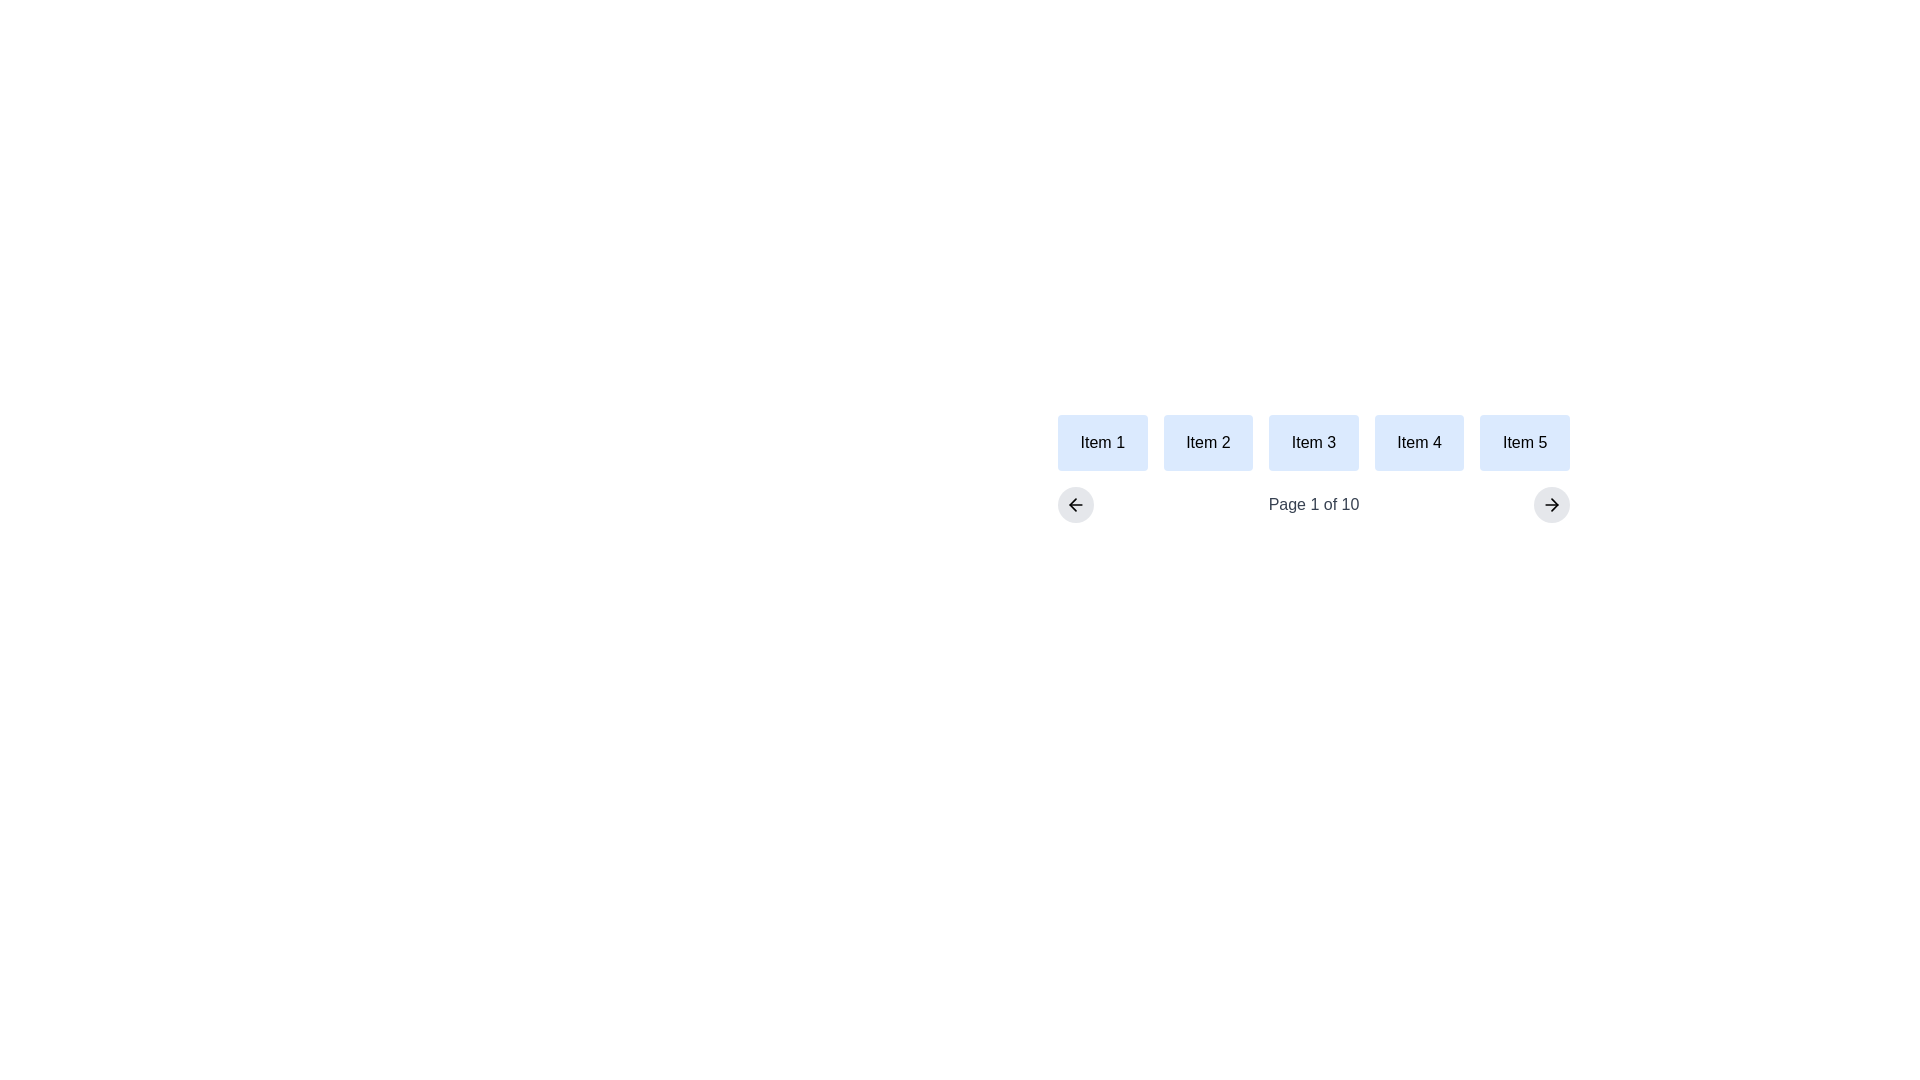 This screenshot has width=1920, height=1080. Describe the element at coordinates (1314, 504) in the screenshot. I see `the static text label reading 'Page 1 of 10', which is styled in gray and located at the center of the pagination interface area, between interactive arrow symbols for navigation` at that location.